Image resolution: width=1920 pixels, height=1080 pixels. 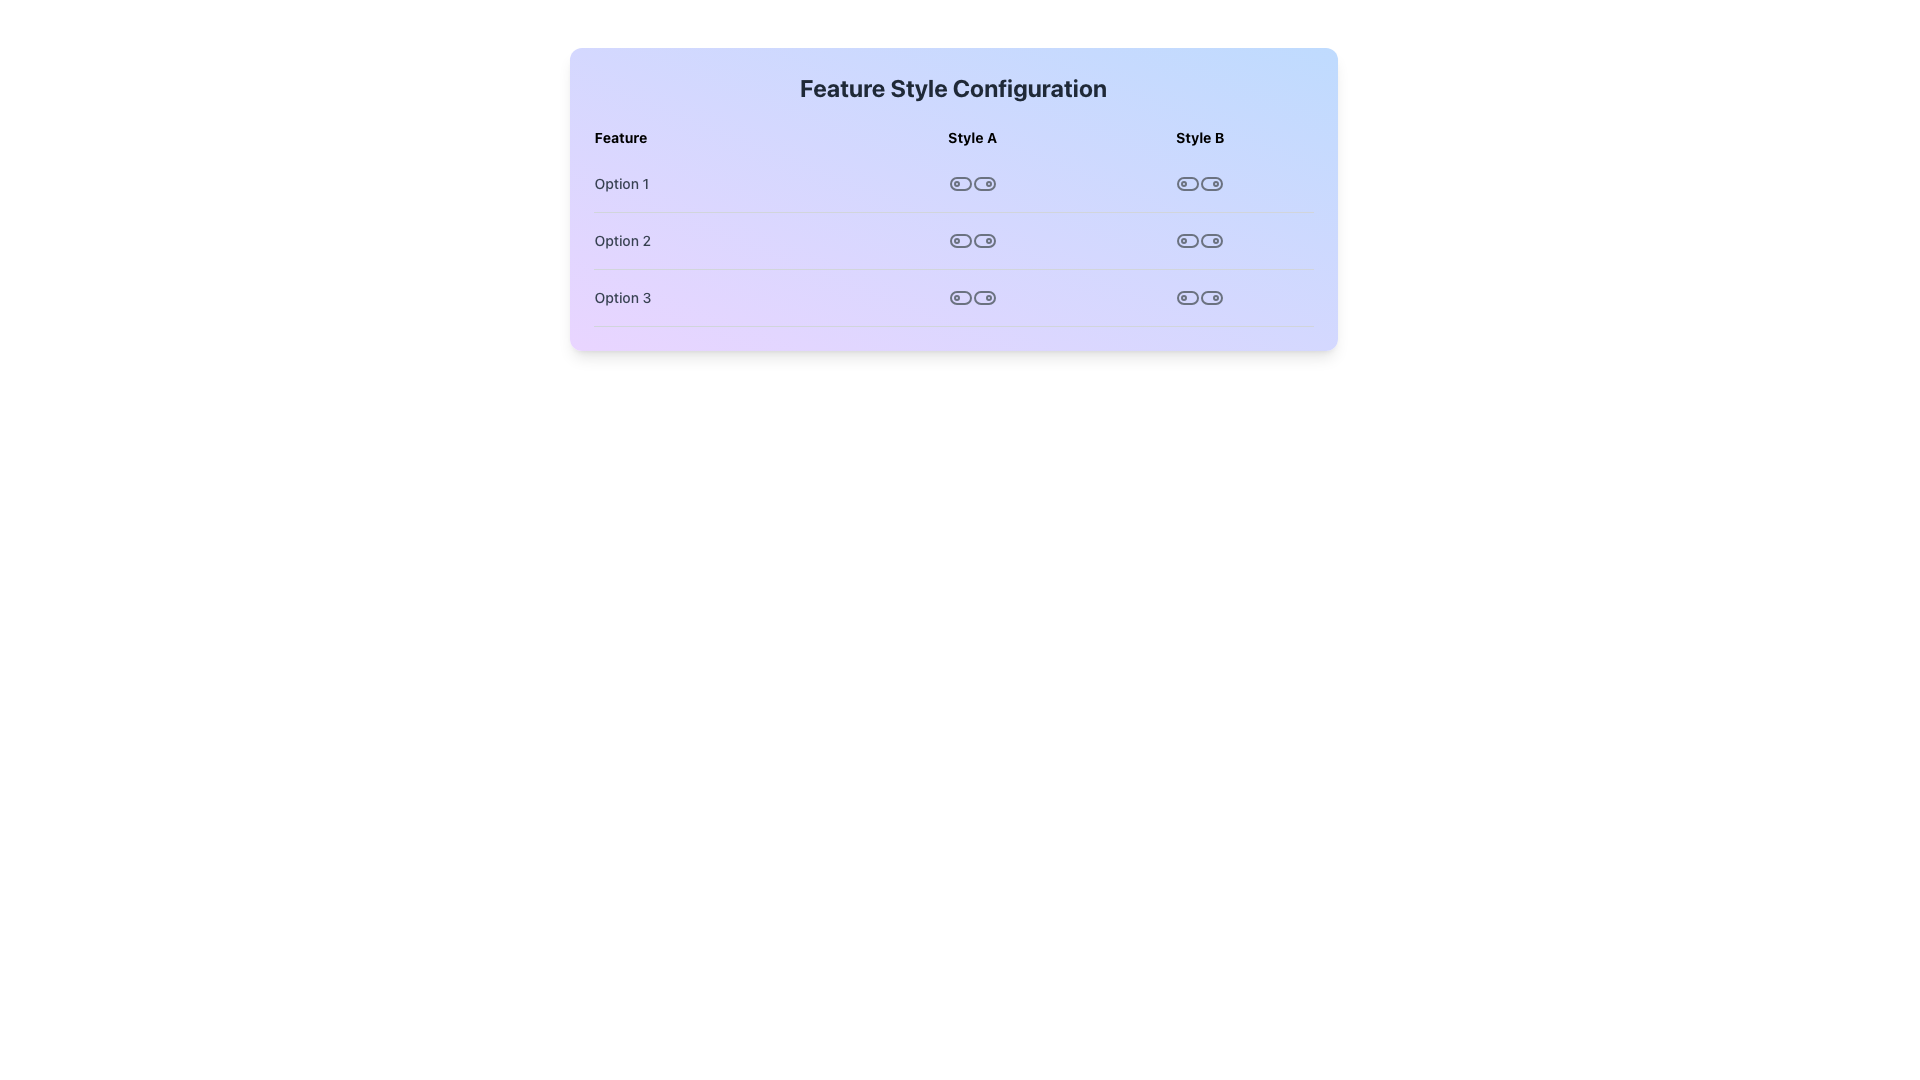 I want to click on the interactive linked elements or toggle located in the third cell of the 'Option 2' row under the 'Style B' column, so click(x=1200, y=239).